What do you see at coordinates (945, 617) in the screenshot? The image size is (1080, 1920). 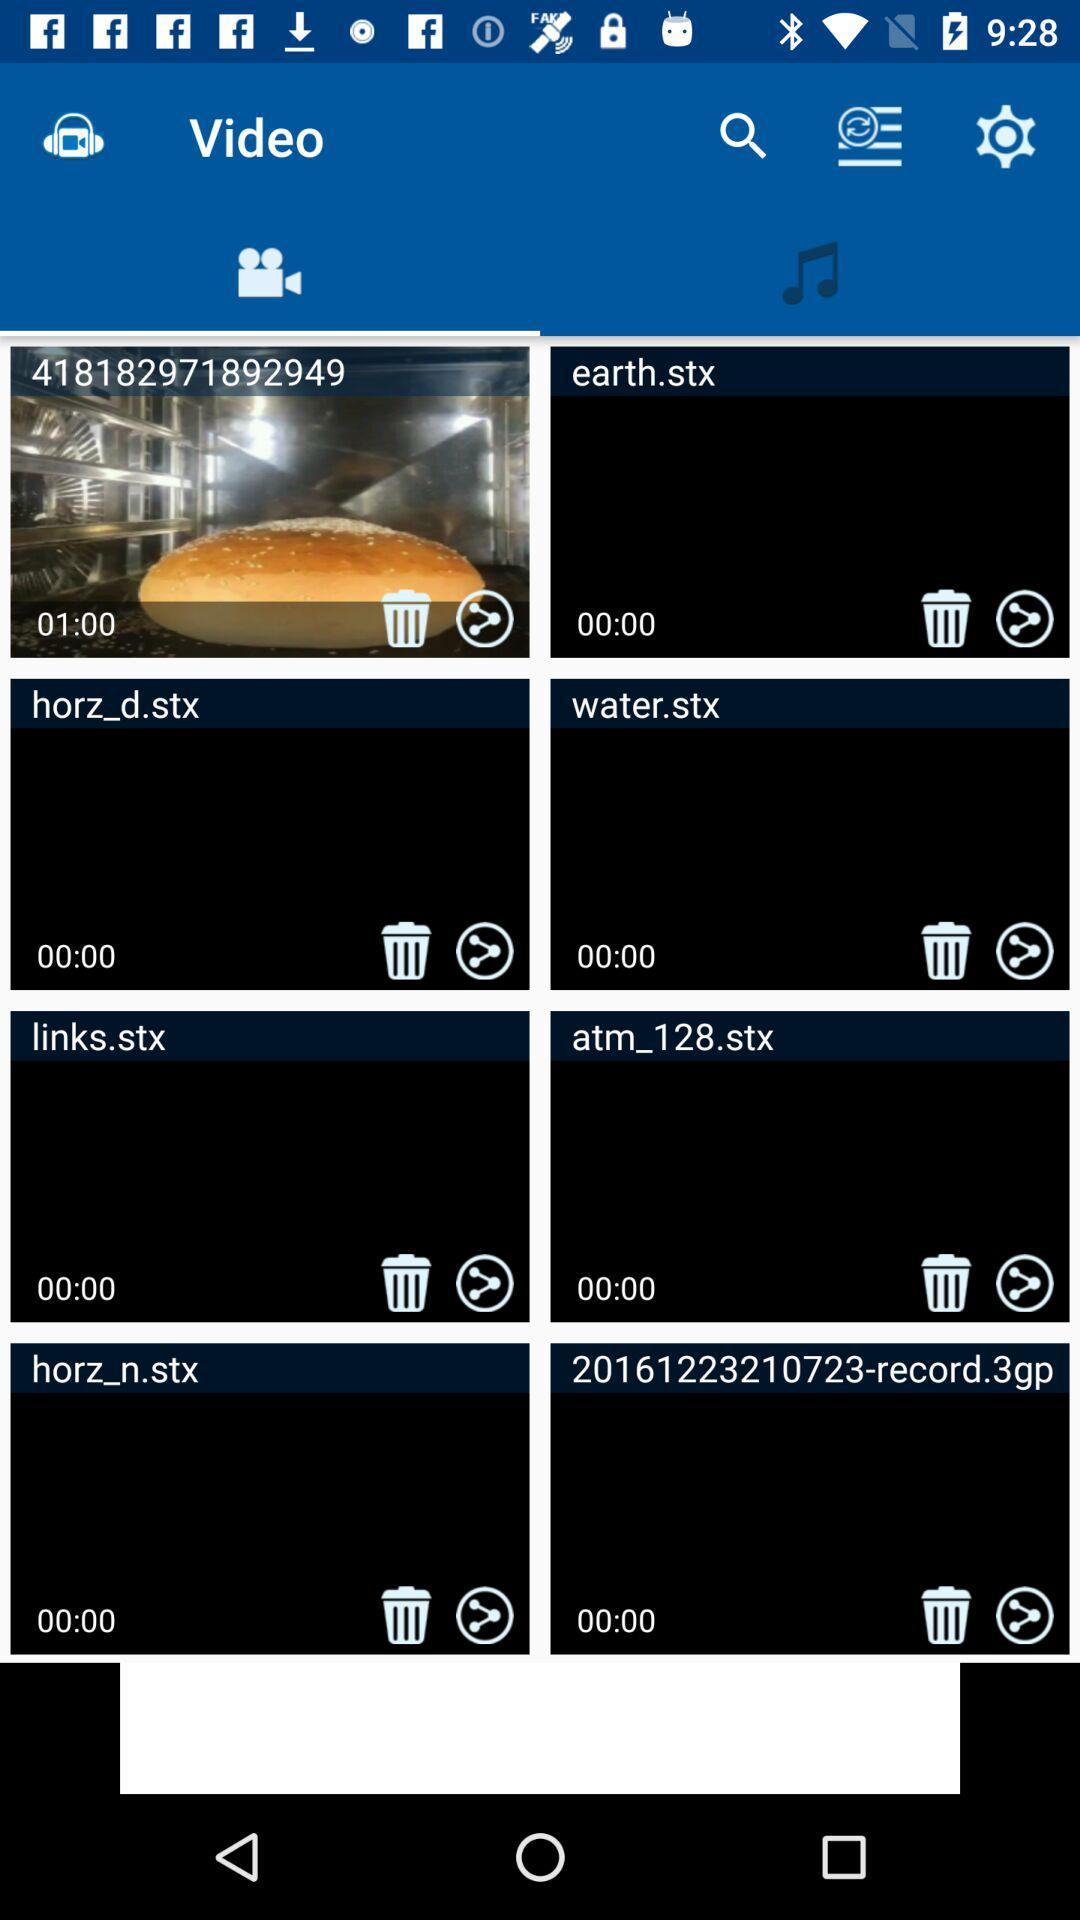 I see `the 2nd delete button icon` at bounding box center [945, 617].